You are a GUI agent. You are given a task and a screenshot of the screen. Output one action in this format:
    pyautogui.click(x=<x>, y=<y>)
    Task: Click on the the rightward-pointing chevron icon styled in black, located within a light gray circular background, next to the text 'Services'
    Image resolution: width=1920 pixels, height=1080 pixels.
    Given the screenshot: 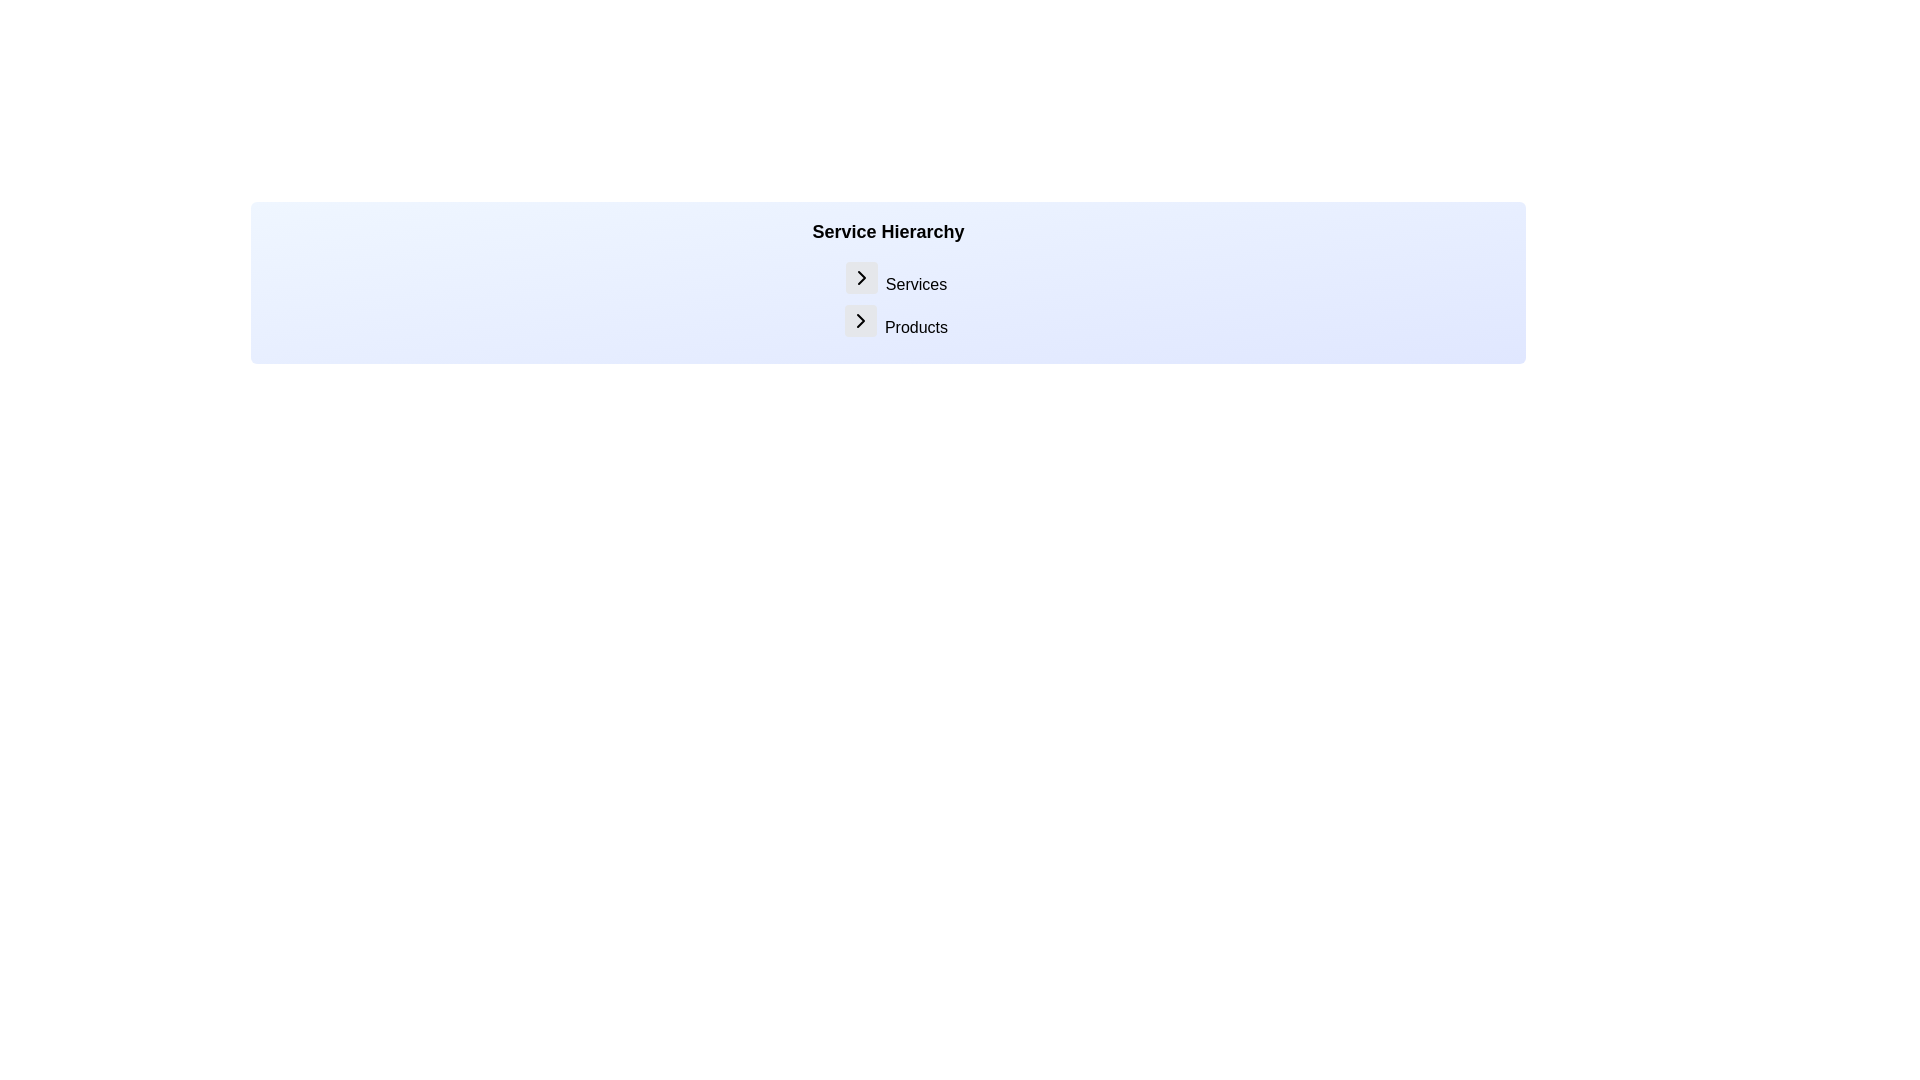 What is the action you would take?
    pyautogui.click(x=861, y=277)
    